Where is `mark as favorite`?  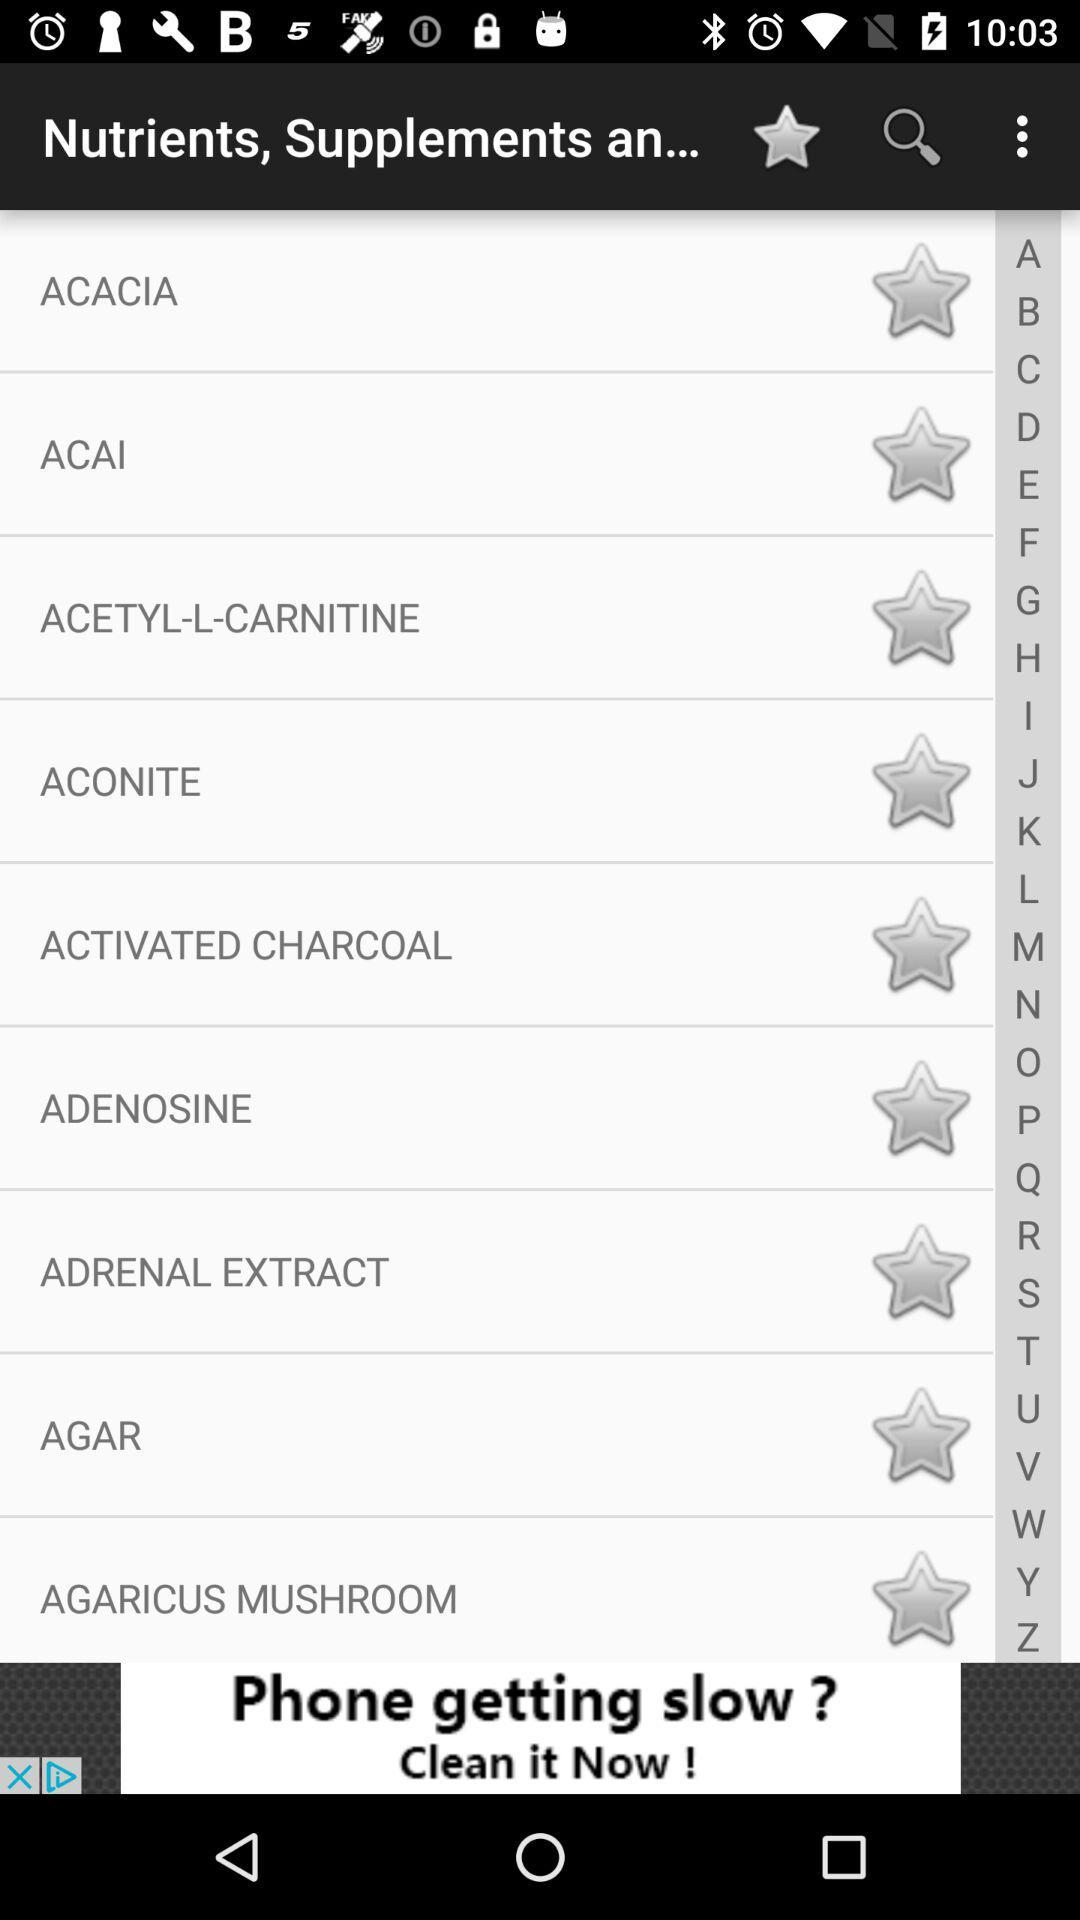
mark as favorite is located at coordinates (920, 1433).